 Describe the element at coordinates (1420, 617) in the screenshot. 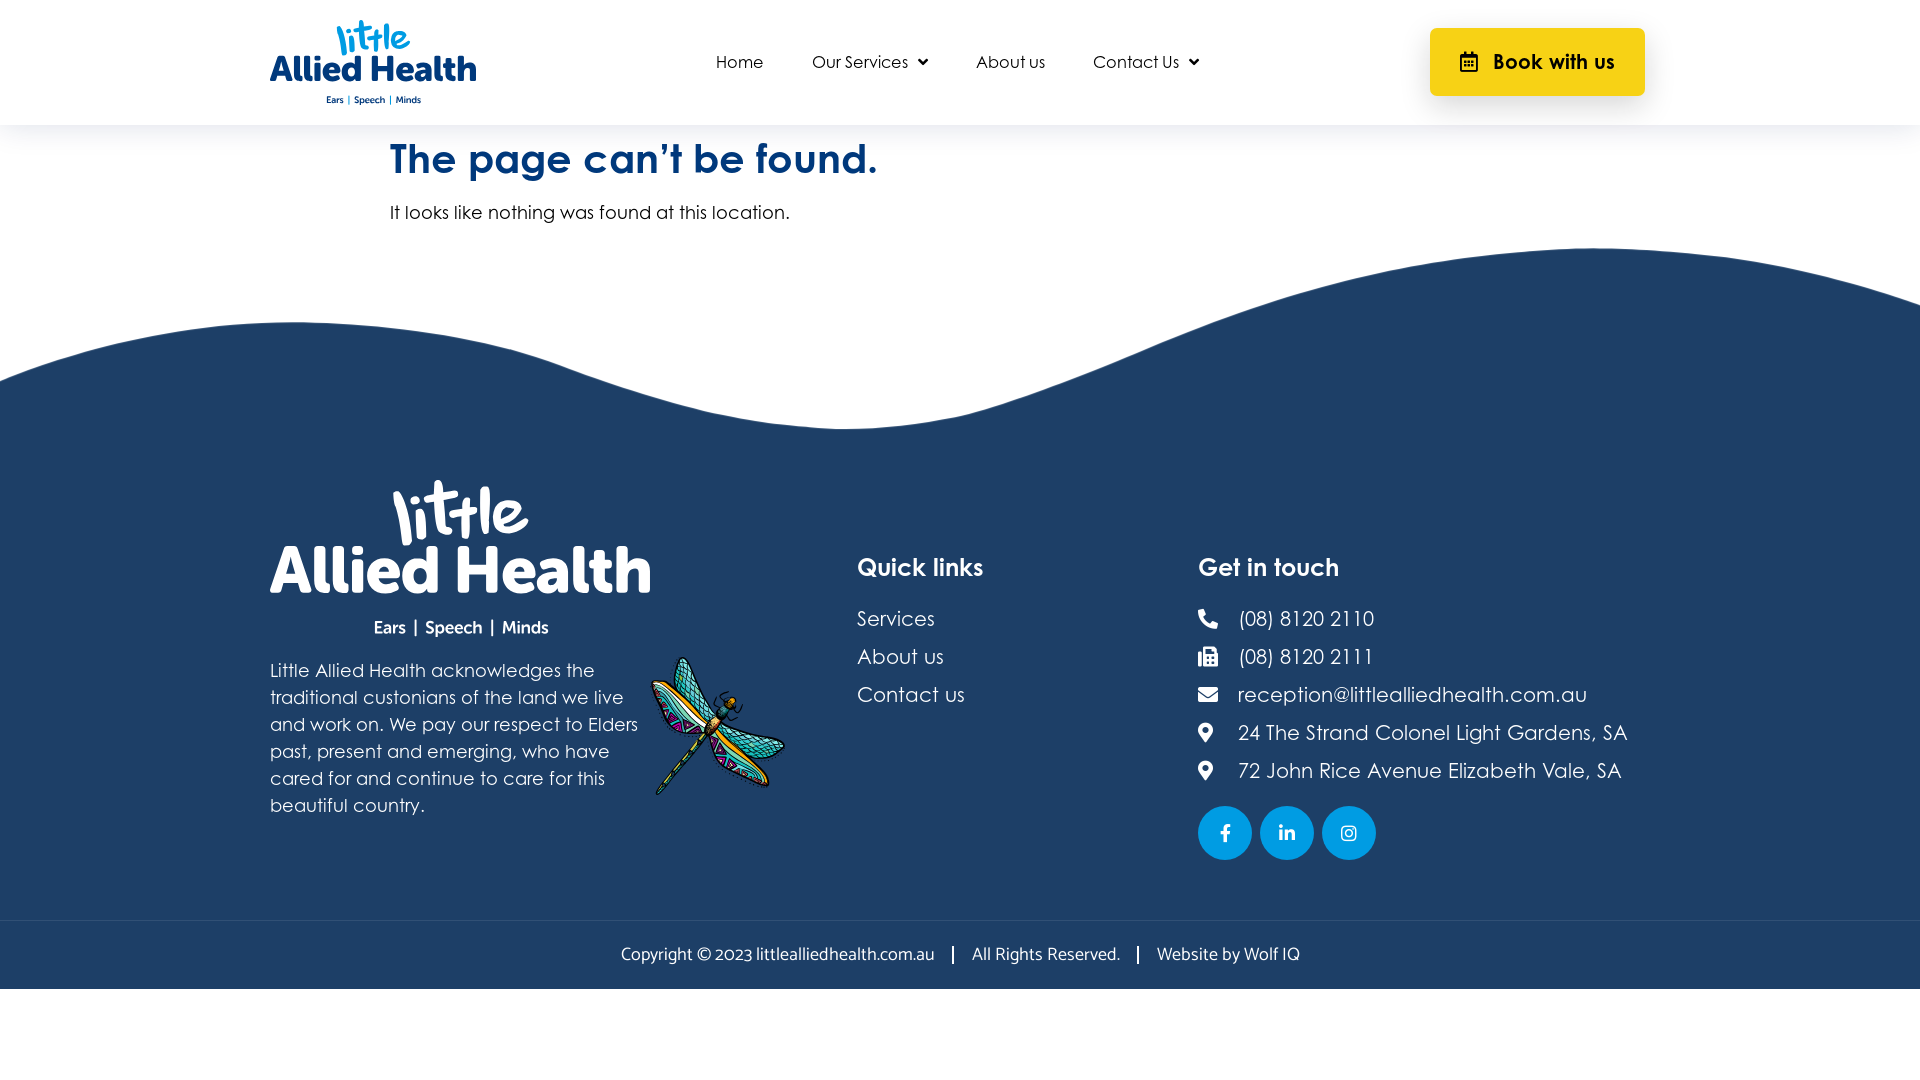

I see `'(08) 8120 2110'` at that location.